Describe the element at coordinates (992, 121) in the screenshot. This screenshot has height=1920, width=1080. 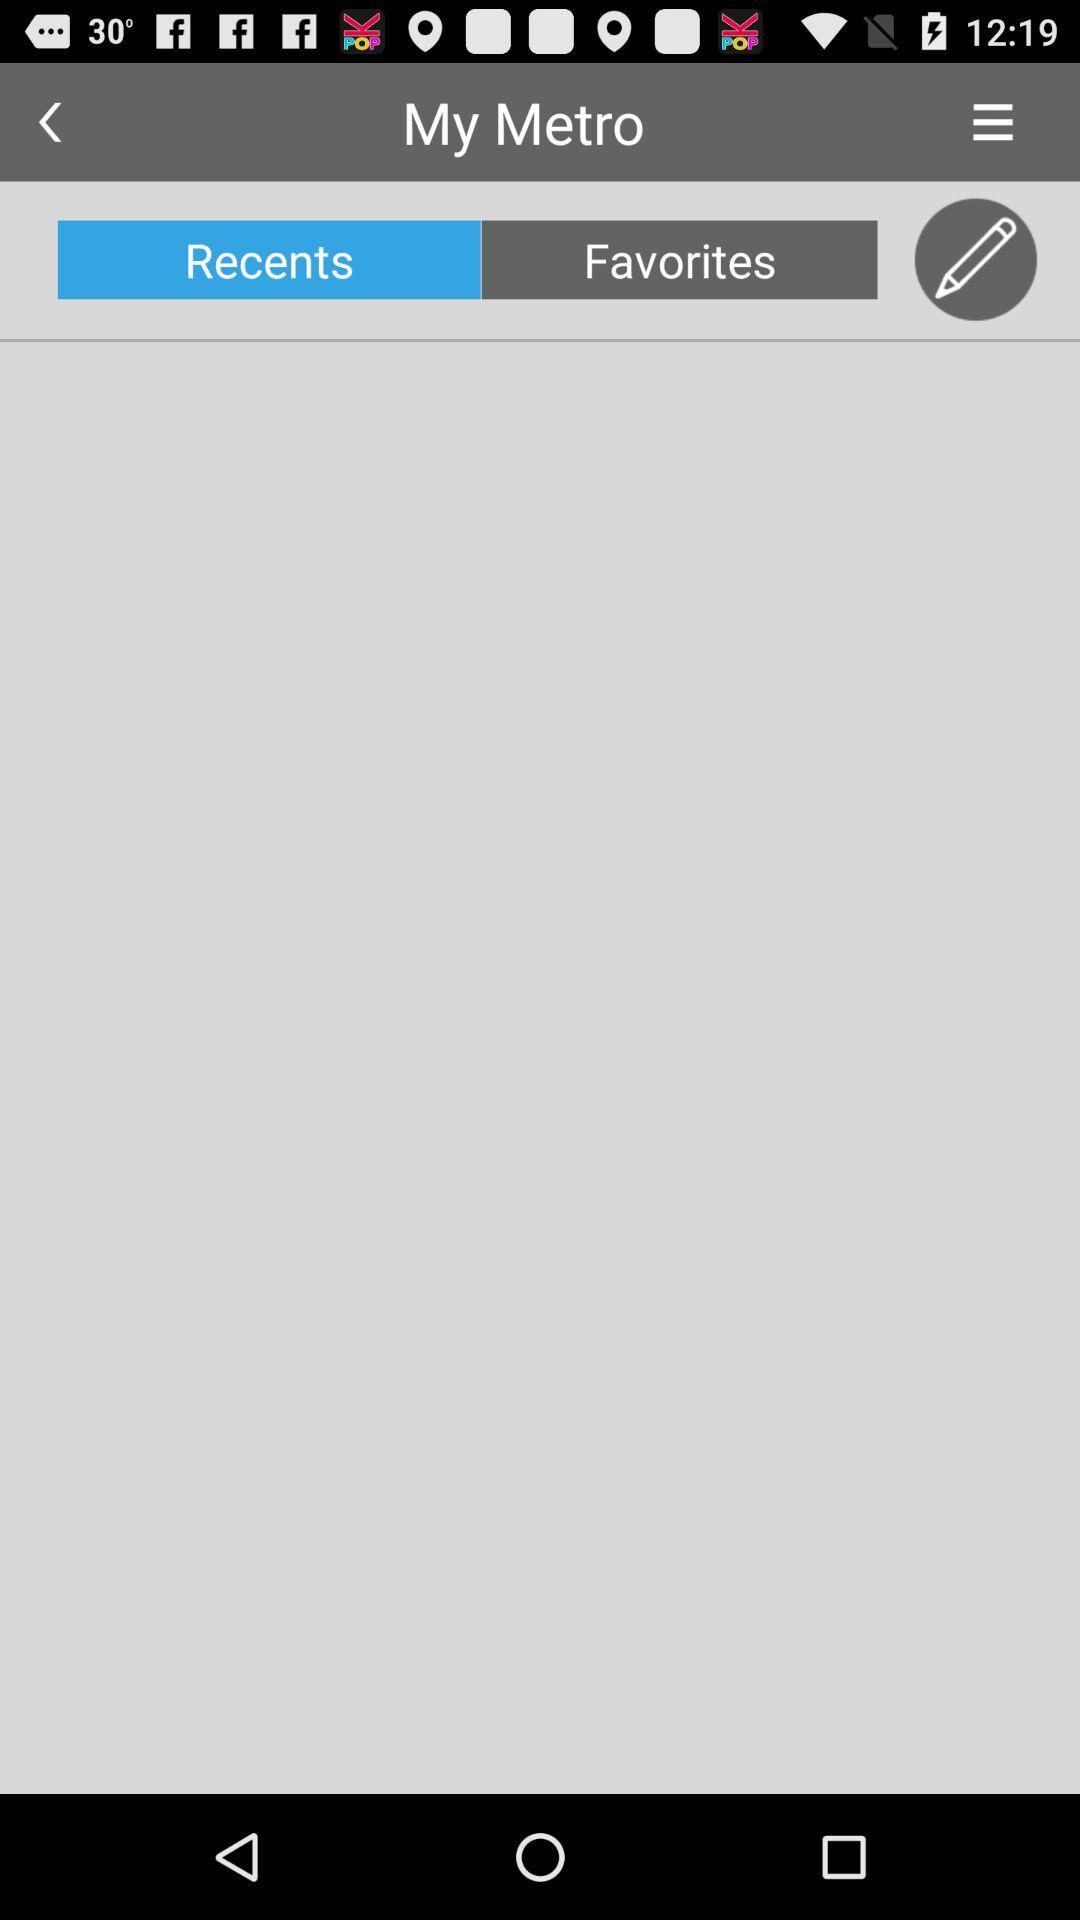
I see `icon next to the my metro icon` at that location.